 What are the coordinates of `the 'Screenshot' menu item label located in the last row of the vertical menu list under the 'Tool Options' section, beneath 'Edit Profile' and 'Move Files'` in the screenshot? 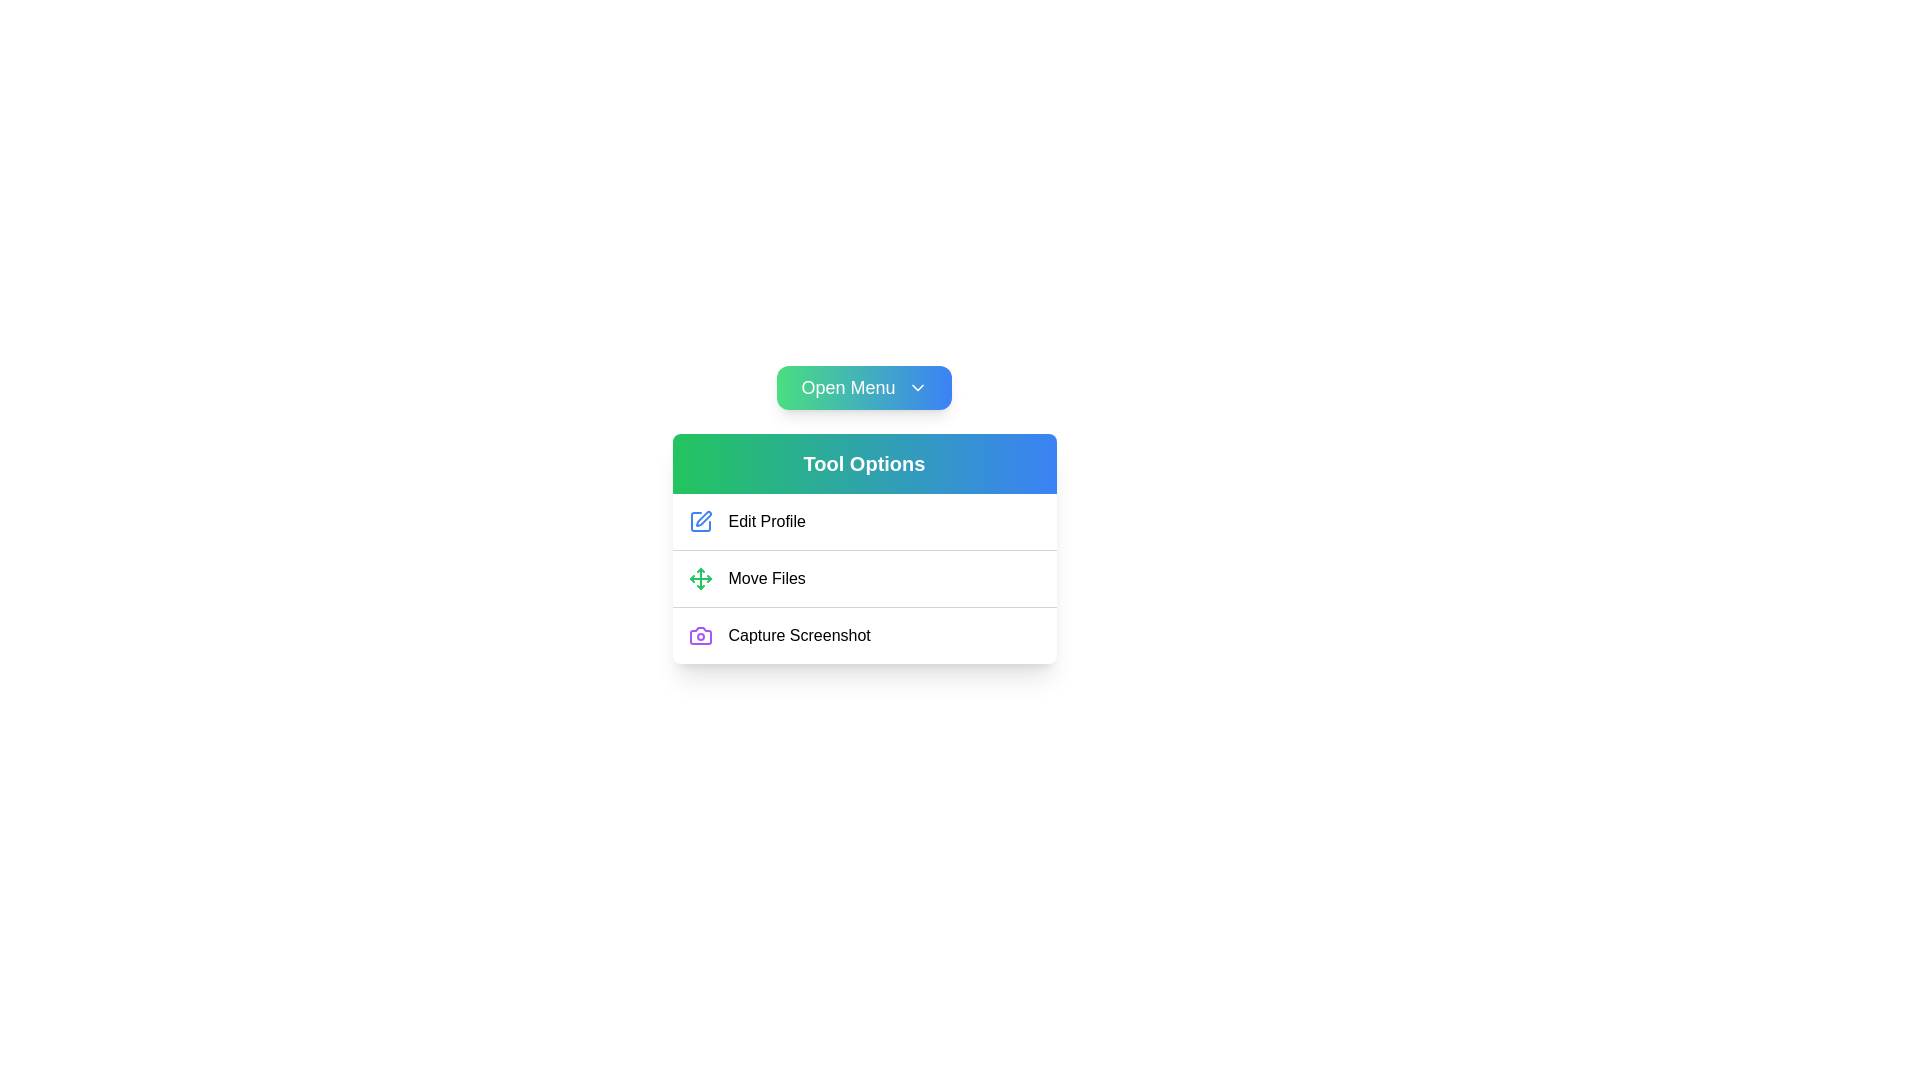 It's located at (798, 636).